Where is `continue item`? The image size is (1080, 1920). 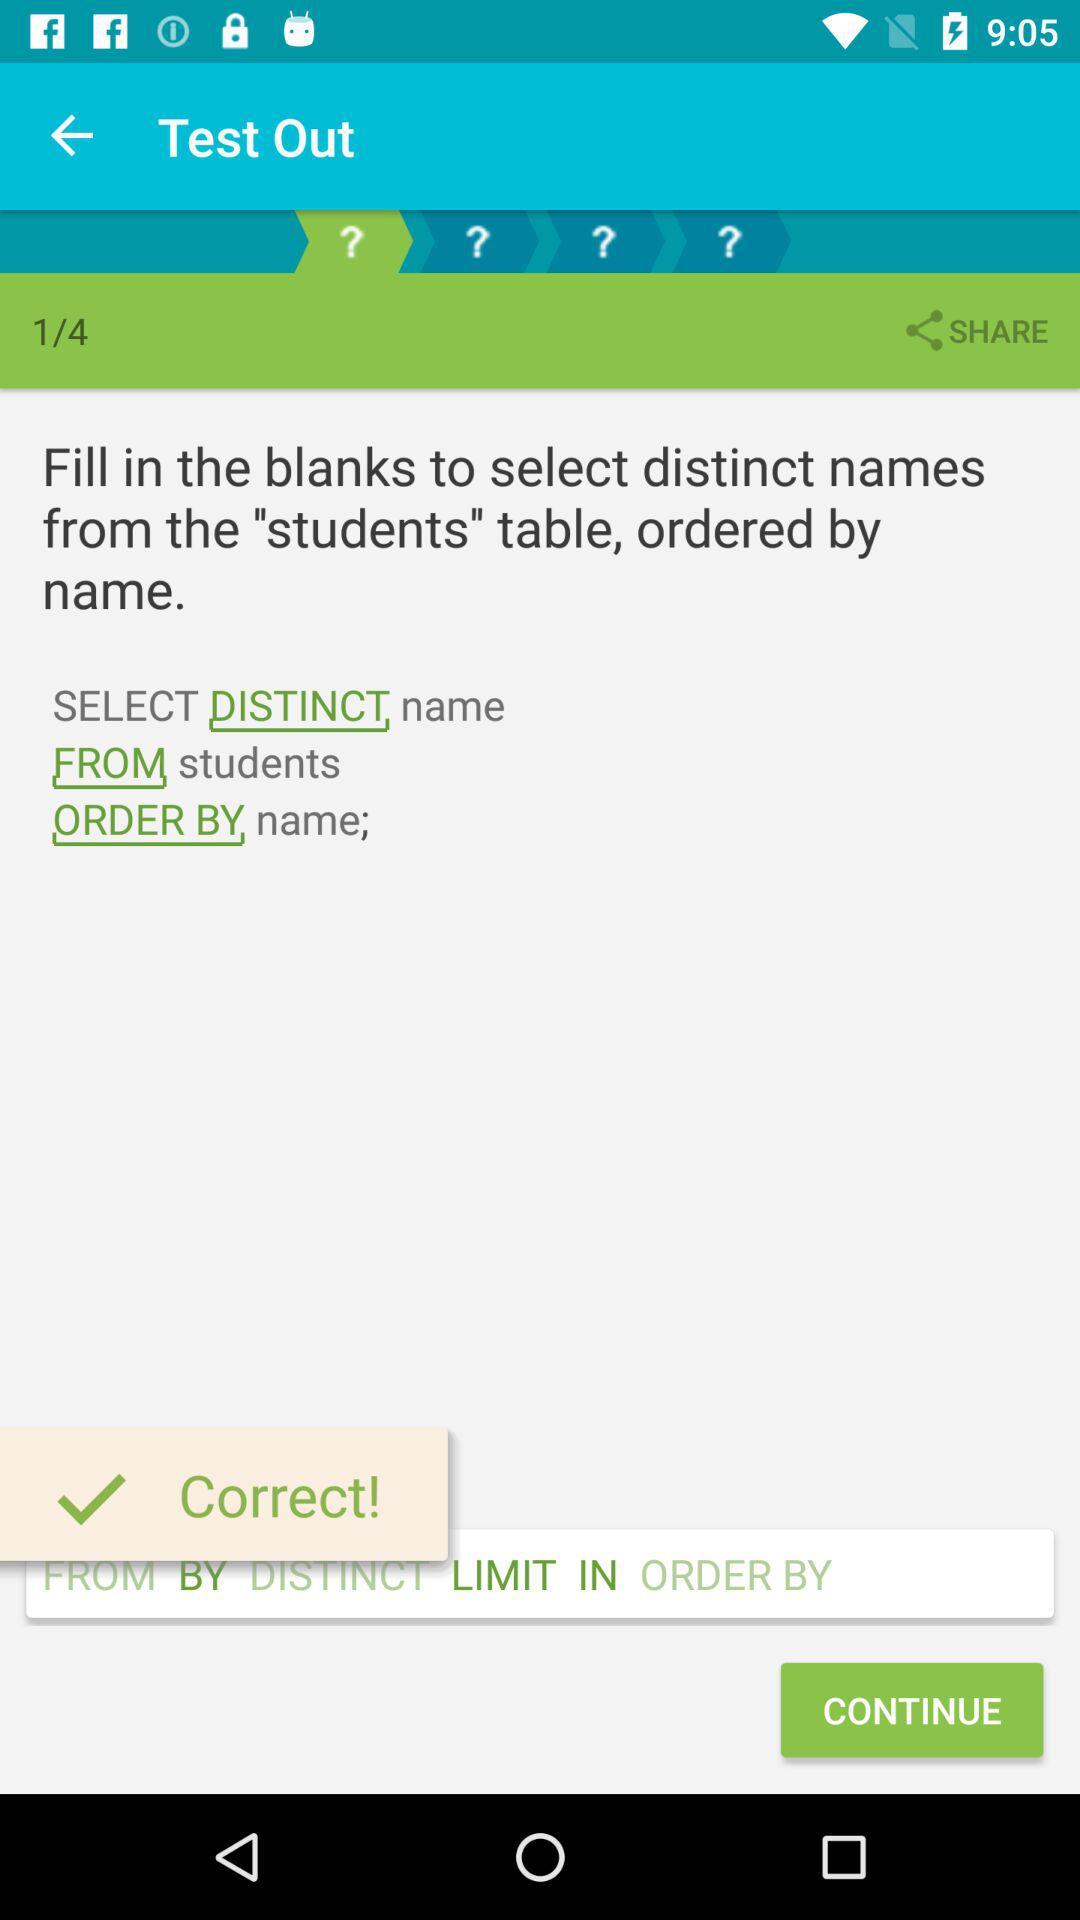 continue item is located at coordinates (911, 1708).